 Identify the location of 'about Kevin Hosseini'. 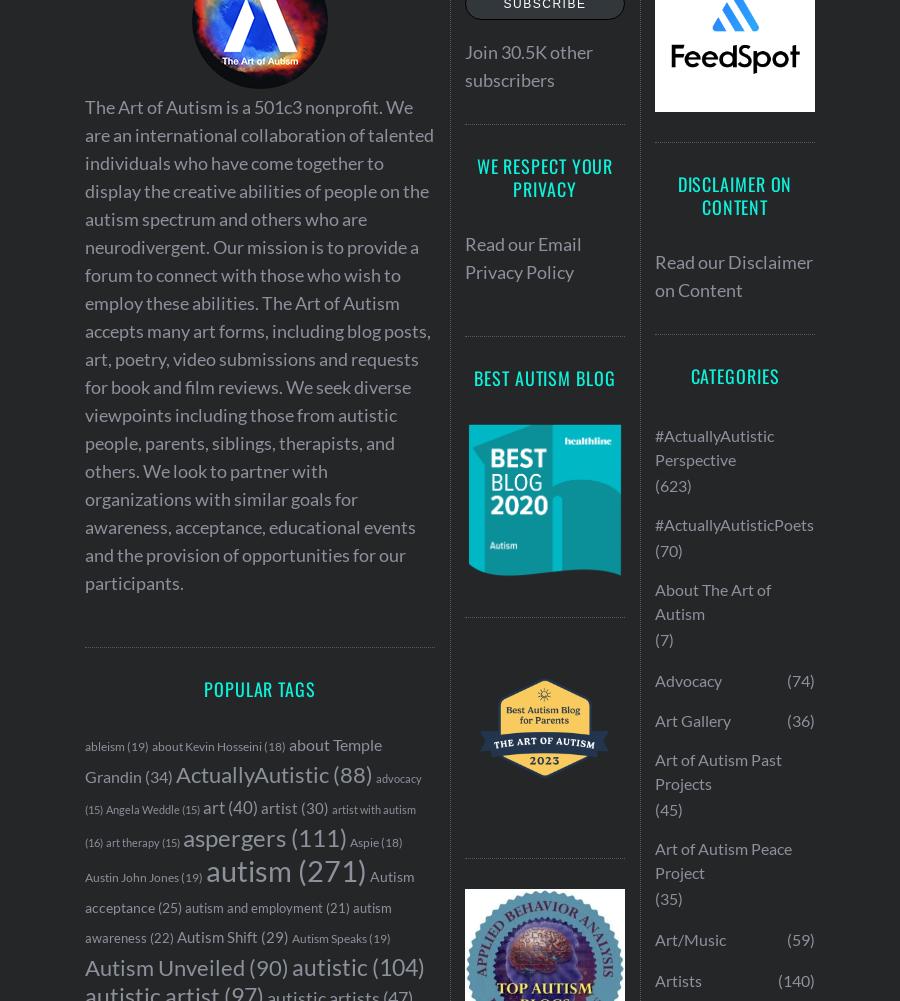
(207, 746).